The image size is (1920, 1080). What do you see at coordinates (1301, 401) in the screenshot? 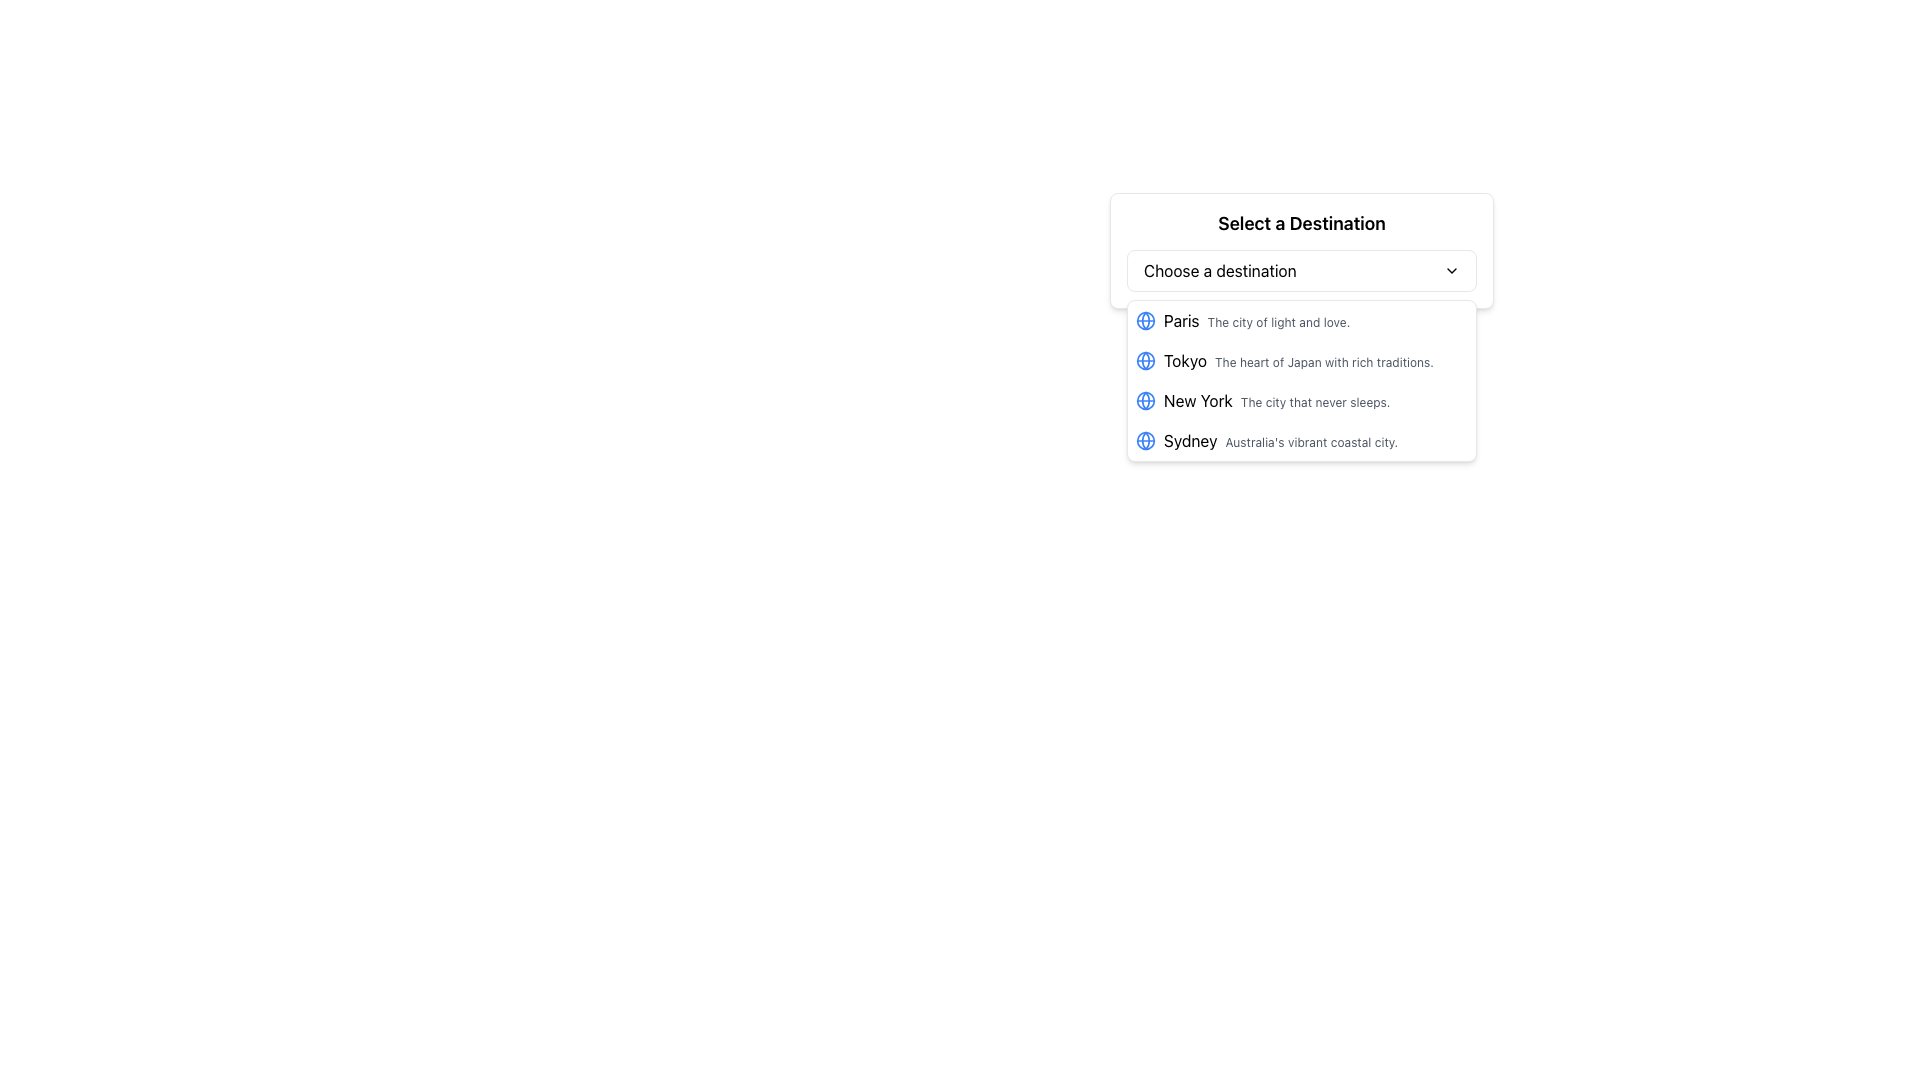
I see `the selectable destination entry for 'New York' which includes a blue globe icon and descriptive text, located under the dropdown titled 'Select a Destination'` at bounding box center [1301, 401].